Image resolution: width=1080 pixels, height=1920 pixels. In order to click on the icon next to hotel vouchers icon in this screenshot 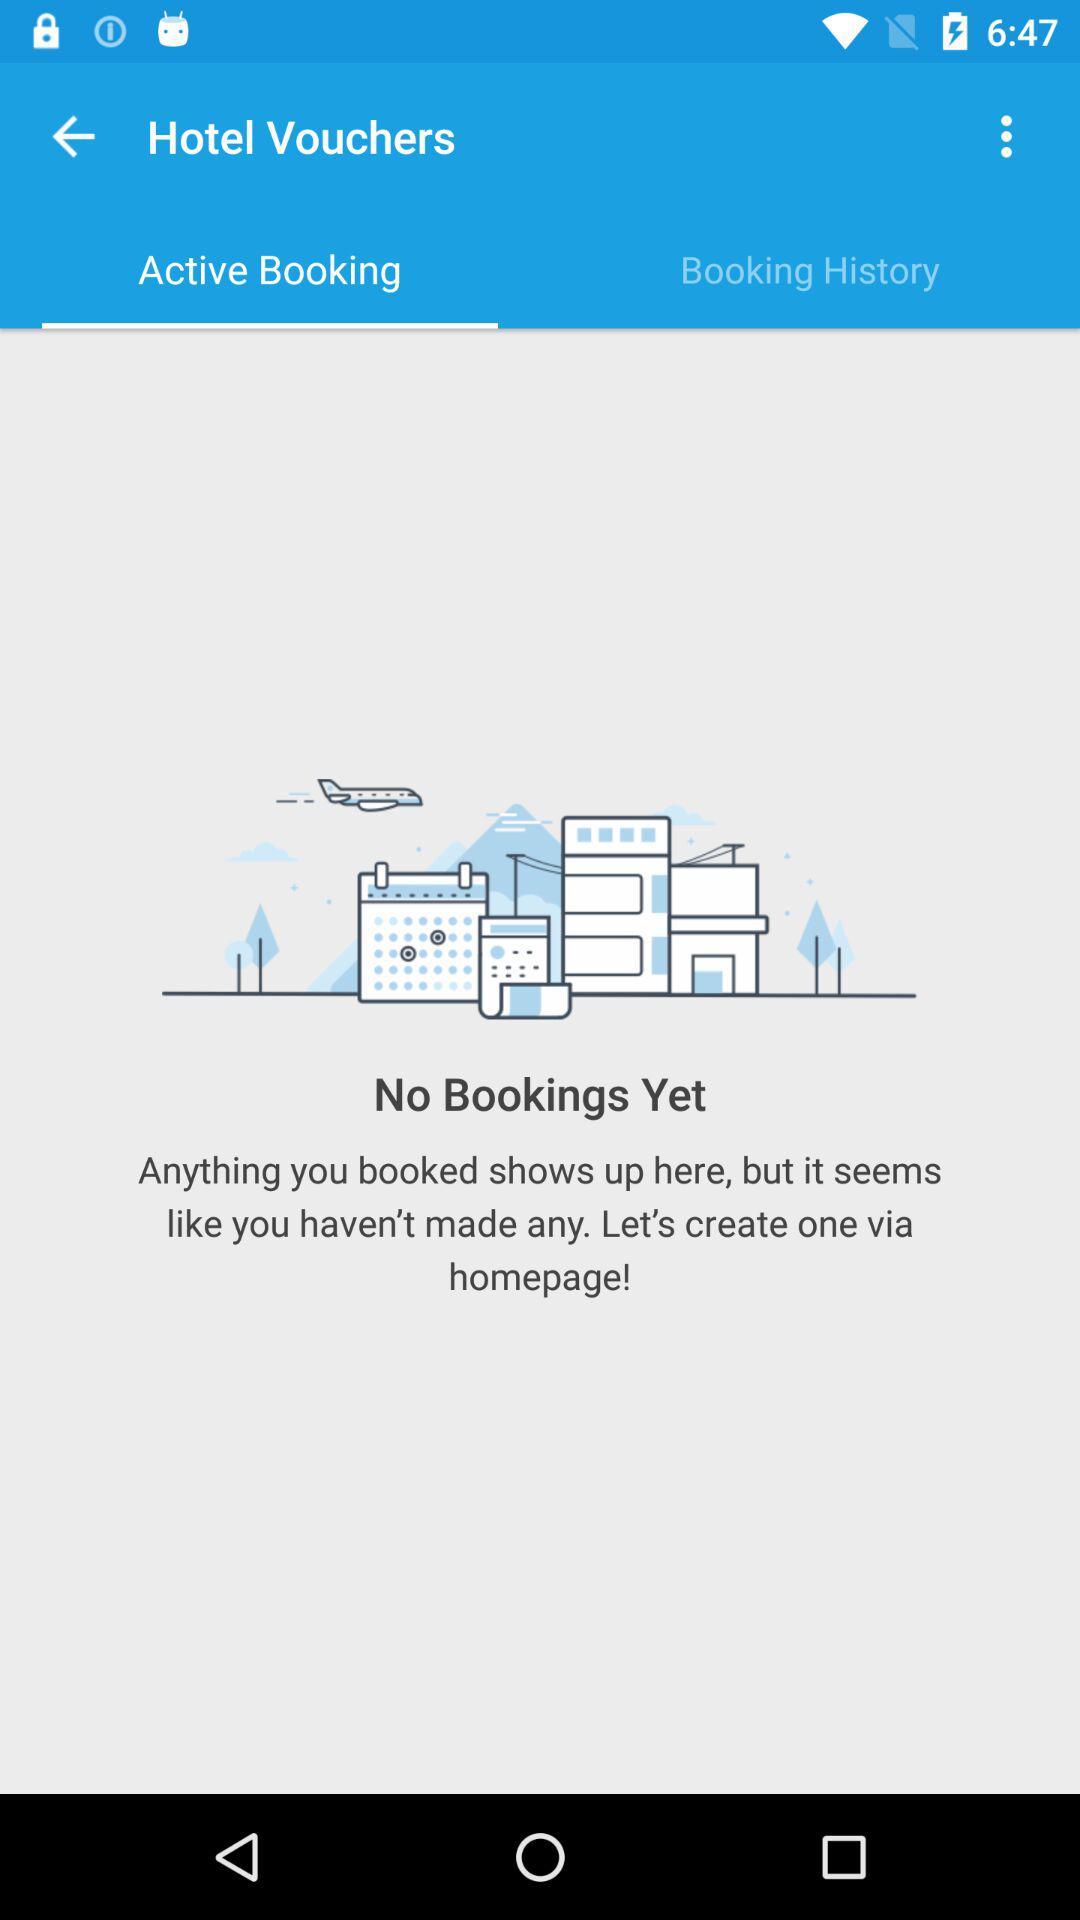, I will do `click(72, 135)`.